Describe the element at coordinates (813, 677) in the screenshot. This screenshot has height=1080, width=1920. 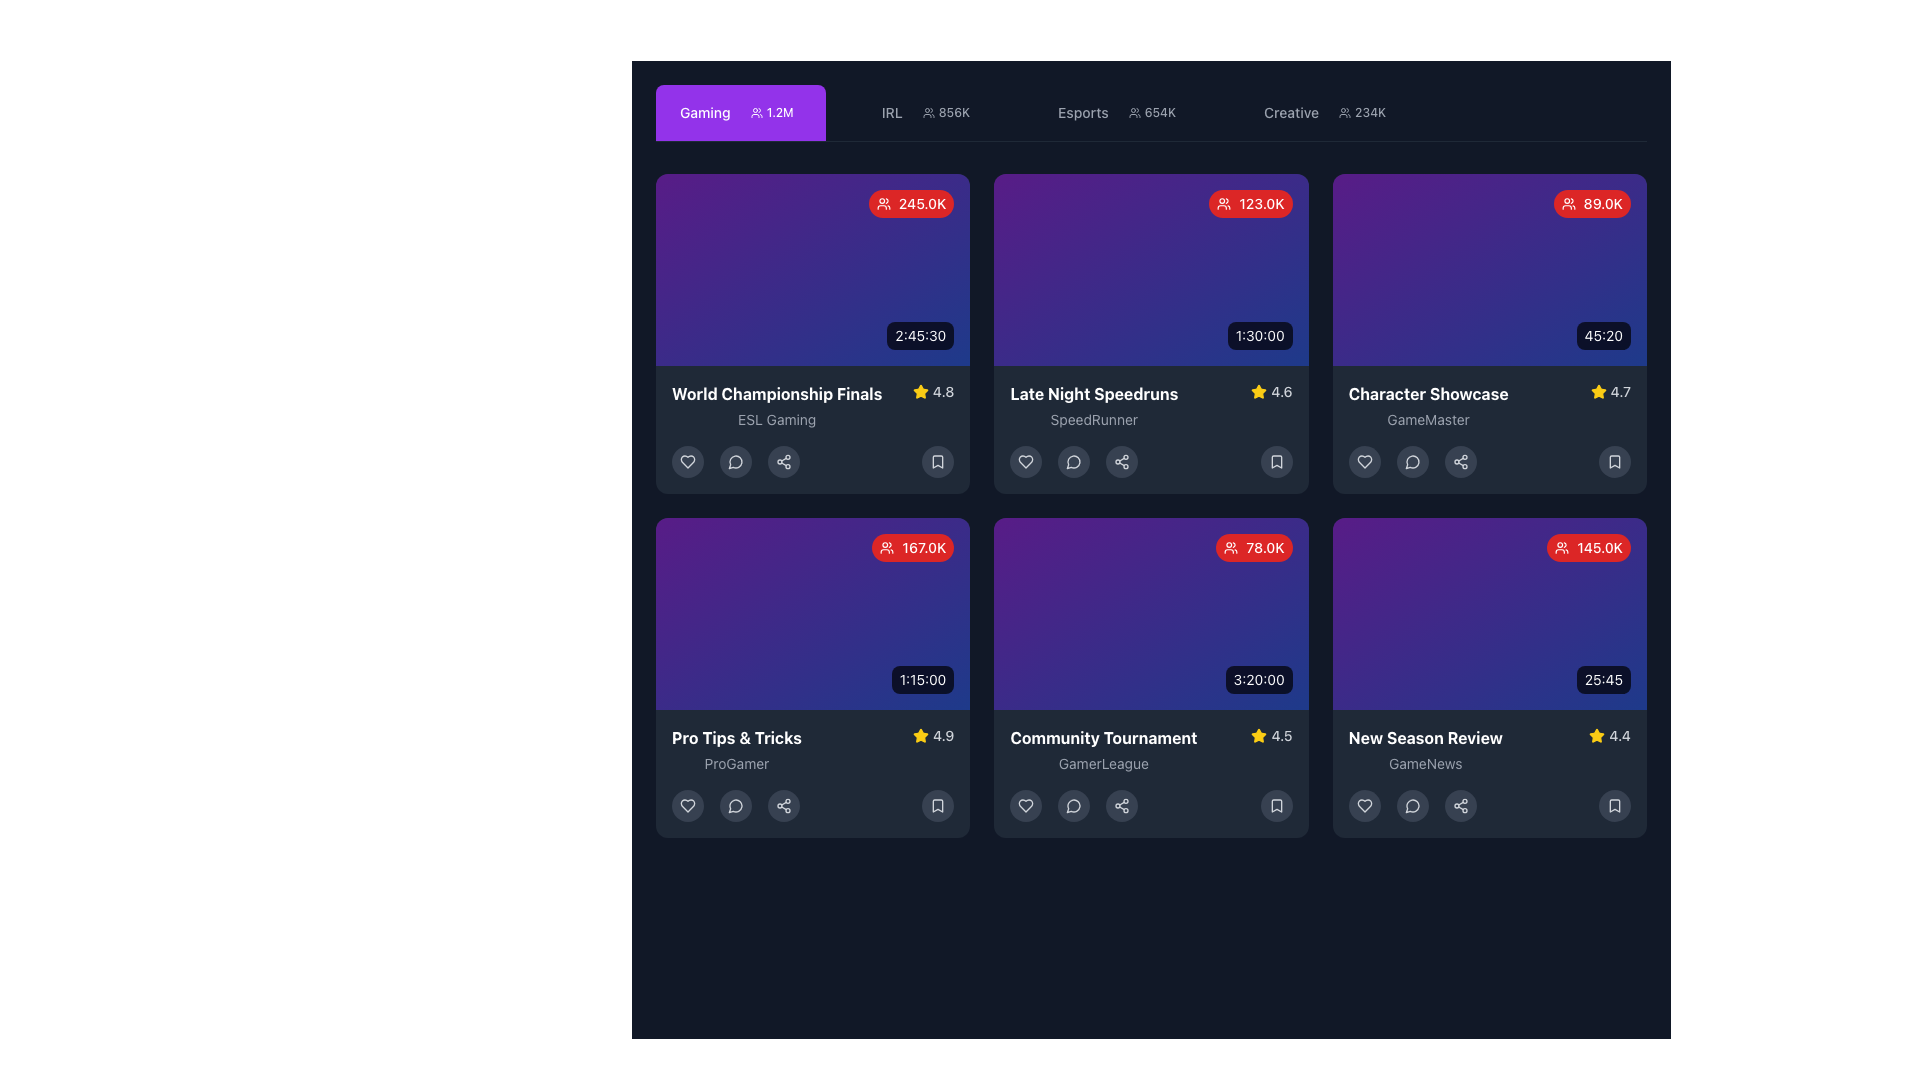
I see `the rectangular card with a purple and blue gradient background, which features a red badge with '167.0K' and a title 'Pro Tips & Tricks' in white bold text` at that location.